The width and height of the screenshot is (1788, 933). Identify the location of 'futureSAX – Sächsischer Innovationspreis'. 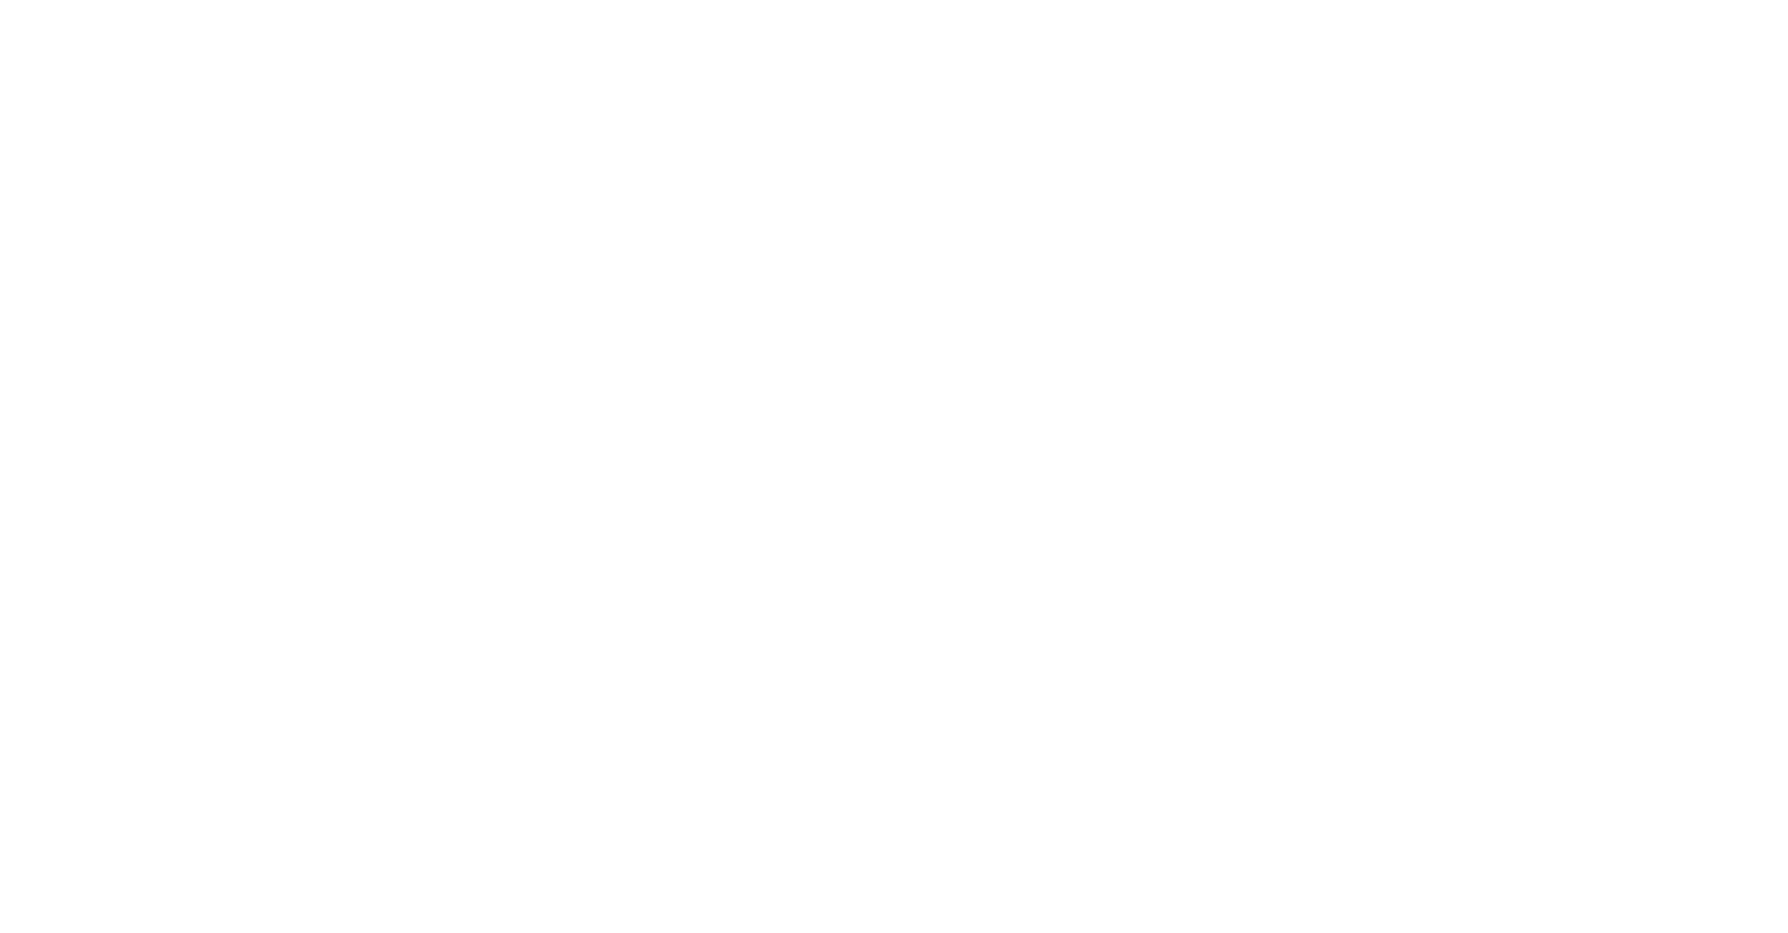
(183, 544).